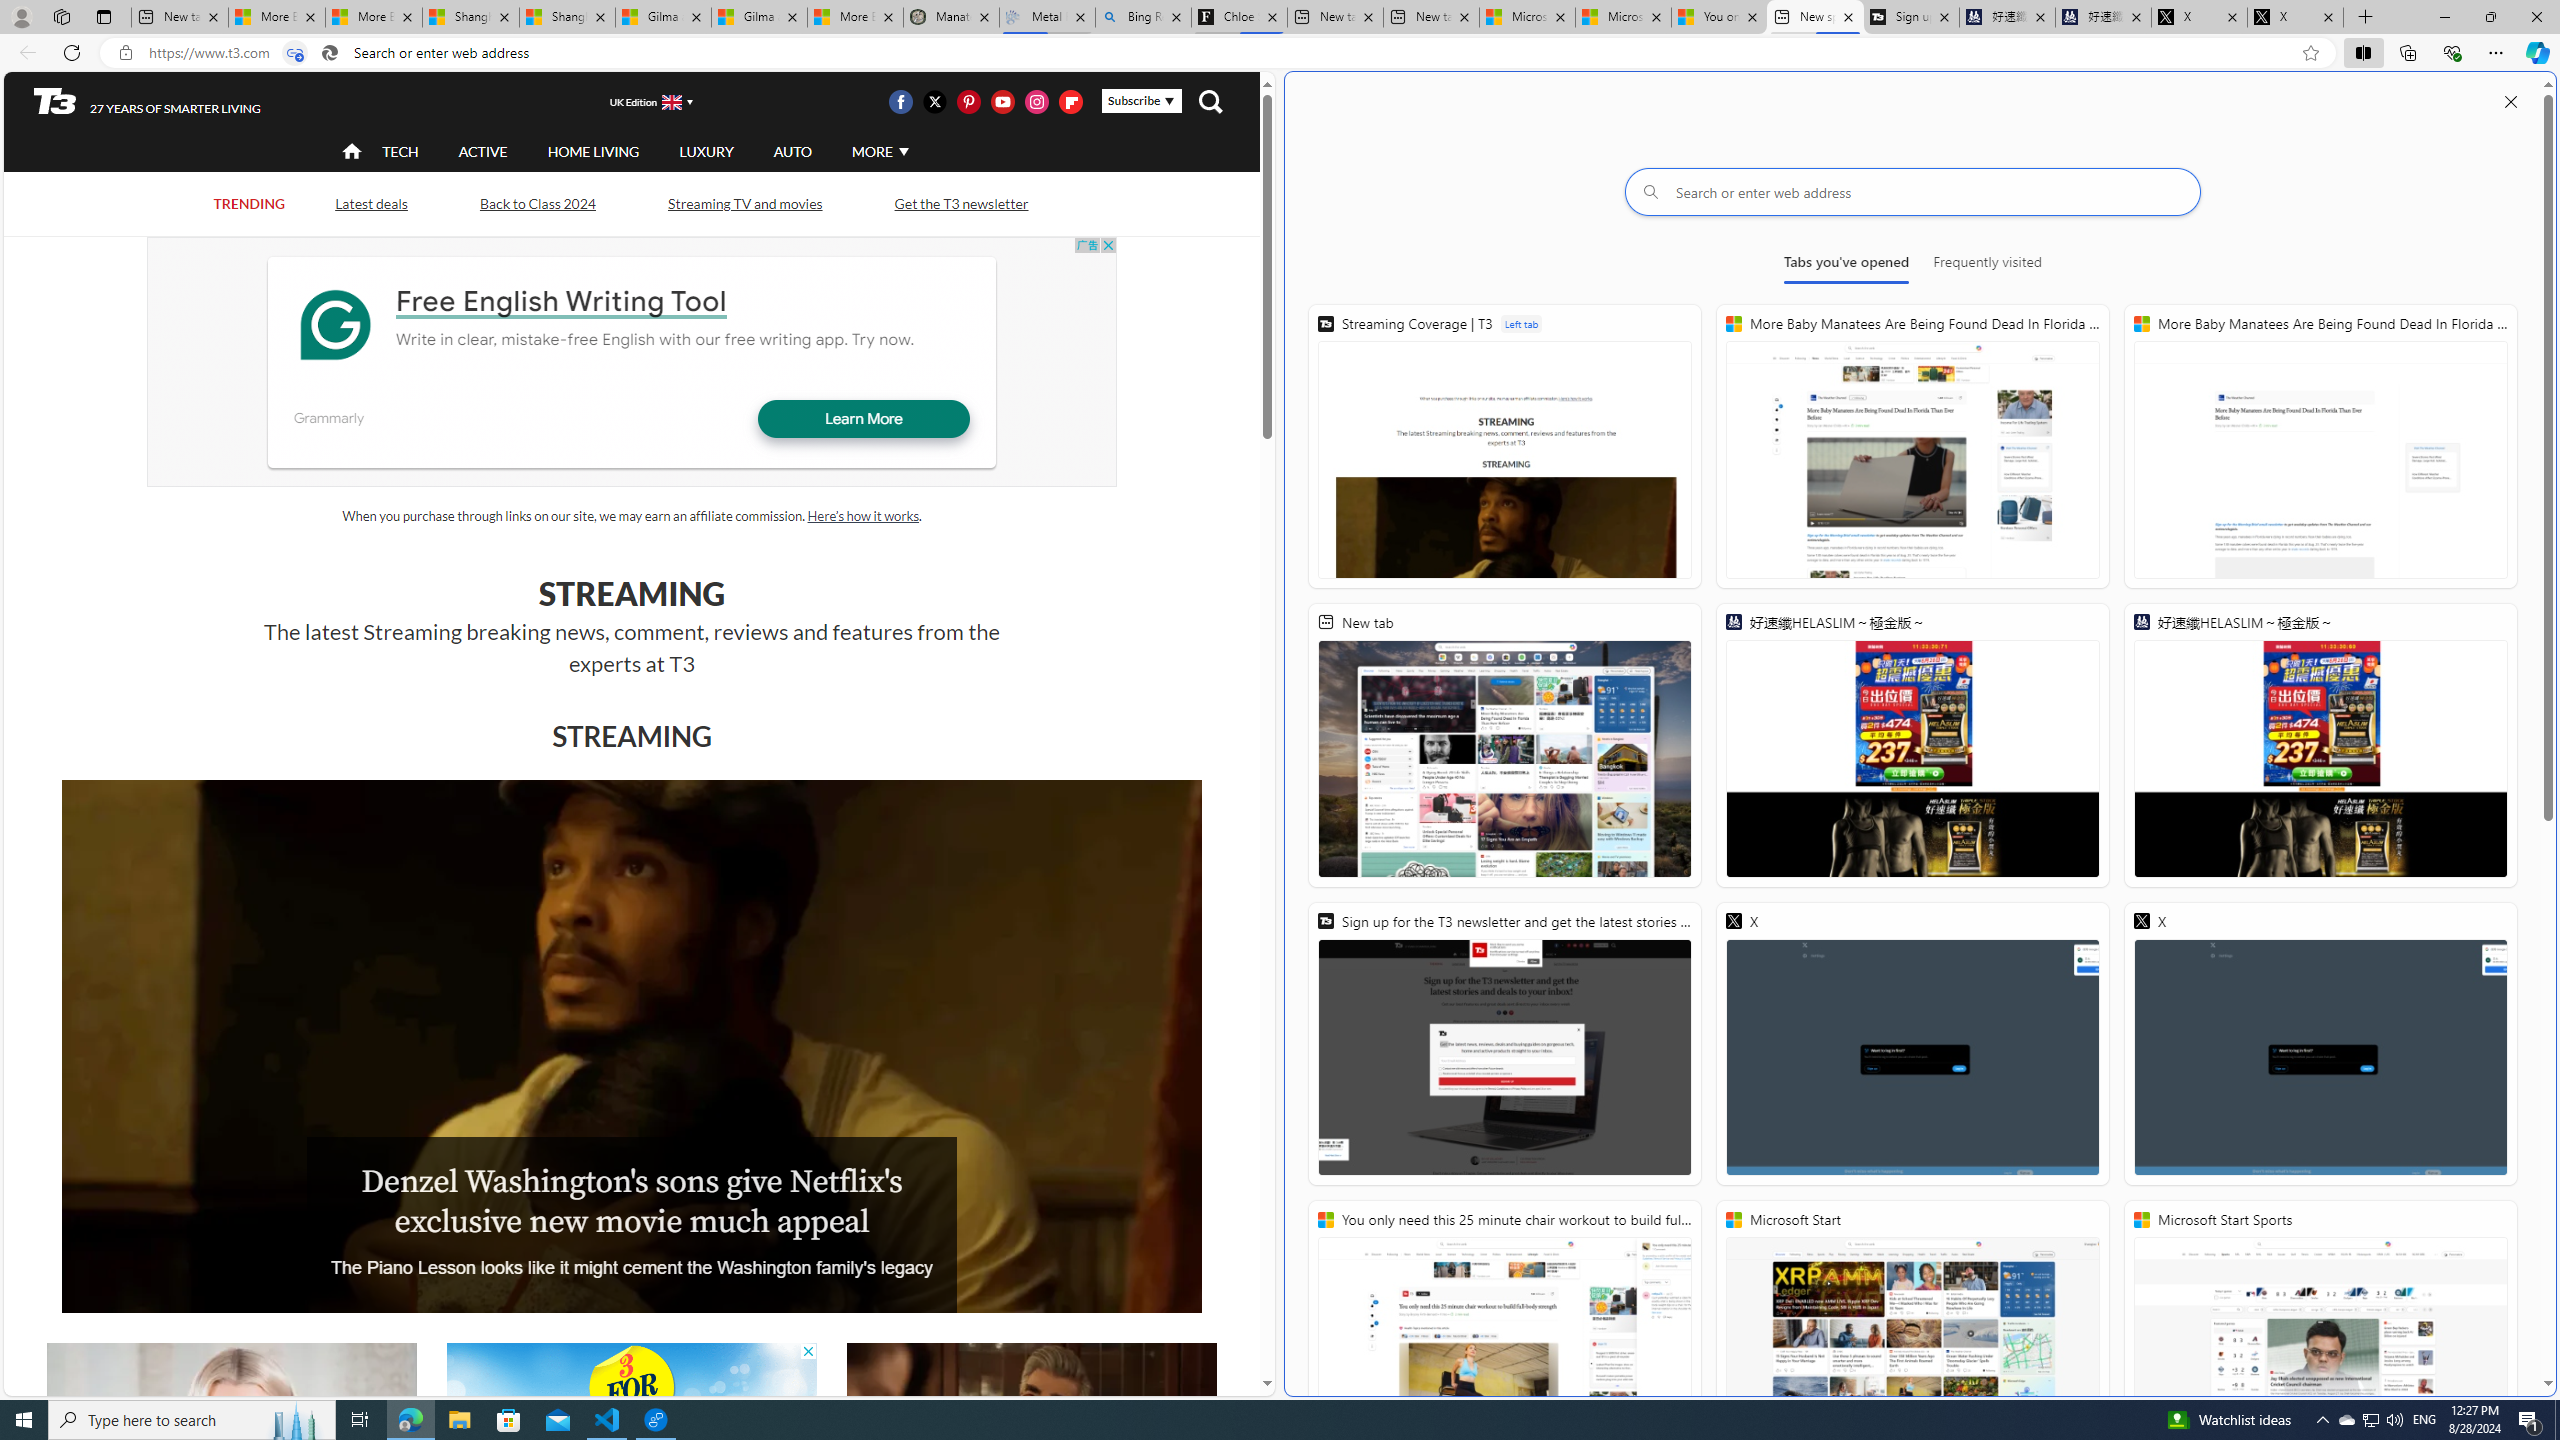 The height and width of the screenshot is (1440, 2560). What do you see at coordinates (1504, 445) in the screenshot?
I see `'Streaming Coverage | T3'` at bounding box center [1504, 445].